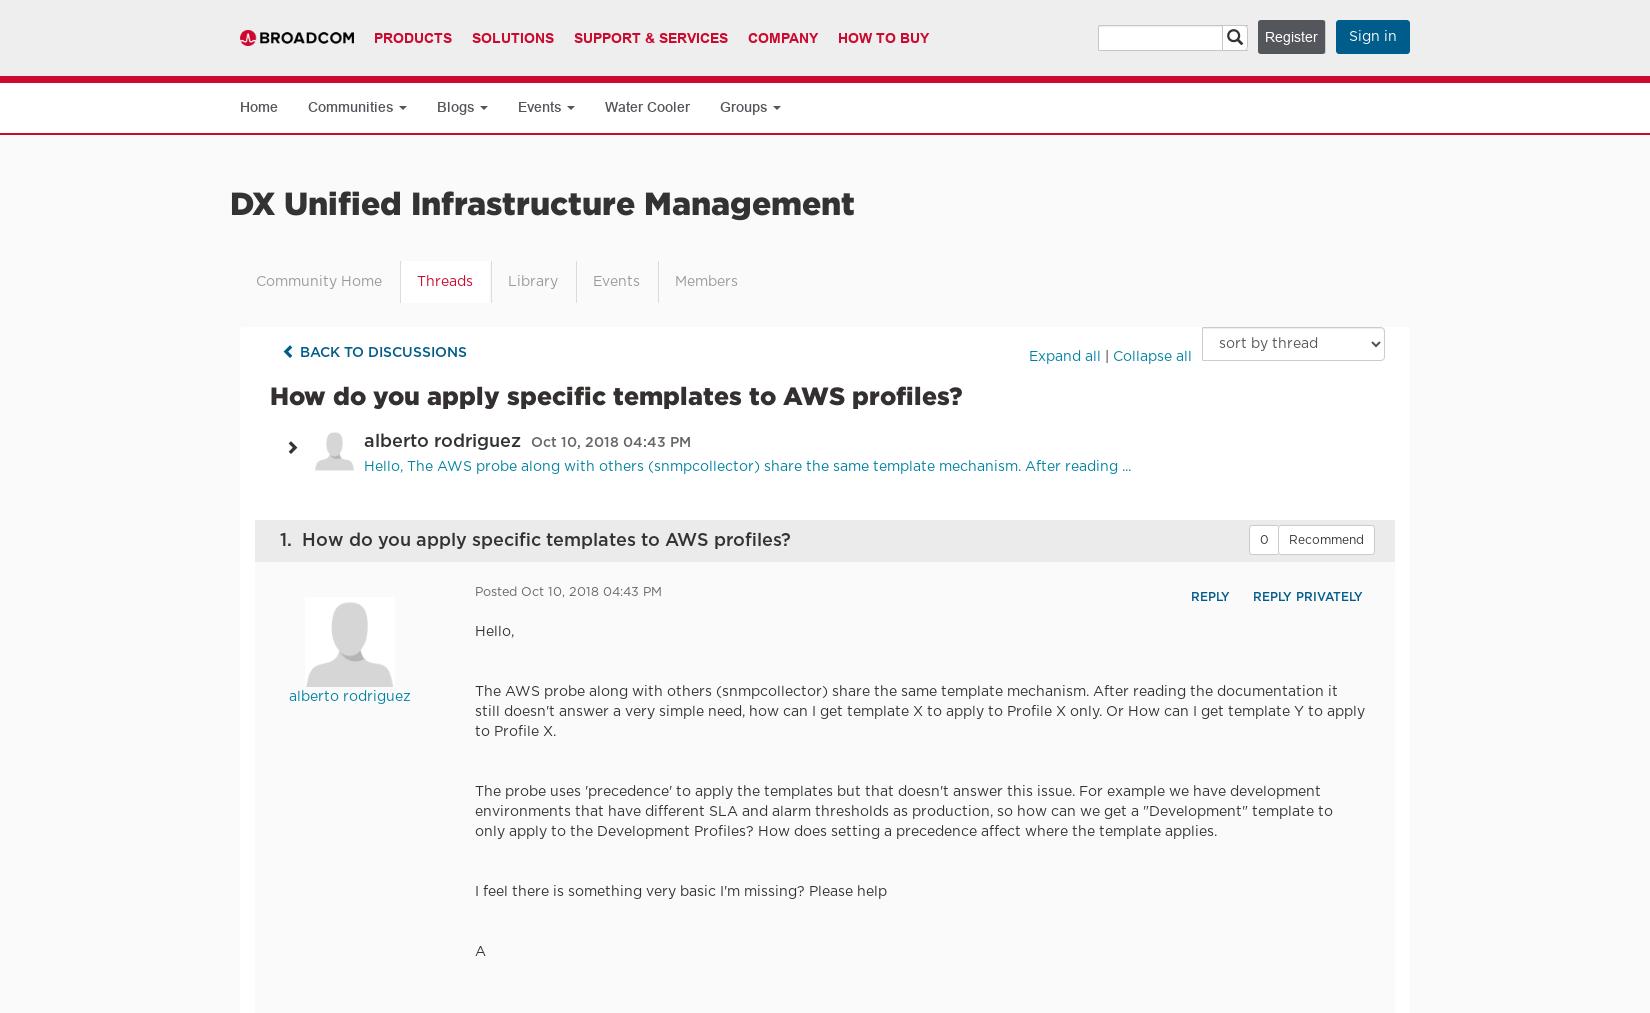  I want to click on 'Reply', so click(1209, 596).